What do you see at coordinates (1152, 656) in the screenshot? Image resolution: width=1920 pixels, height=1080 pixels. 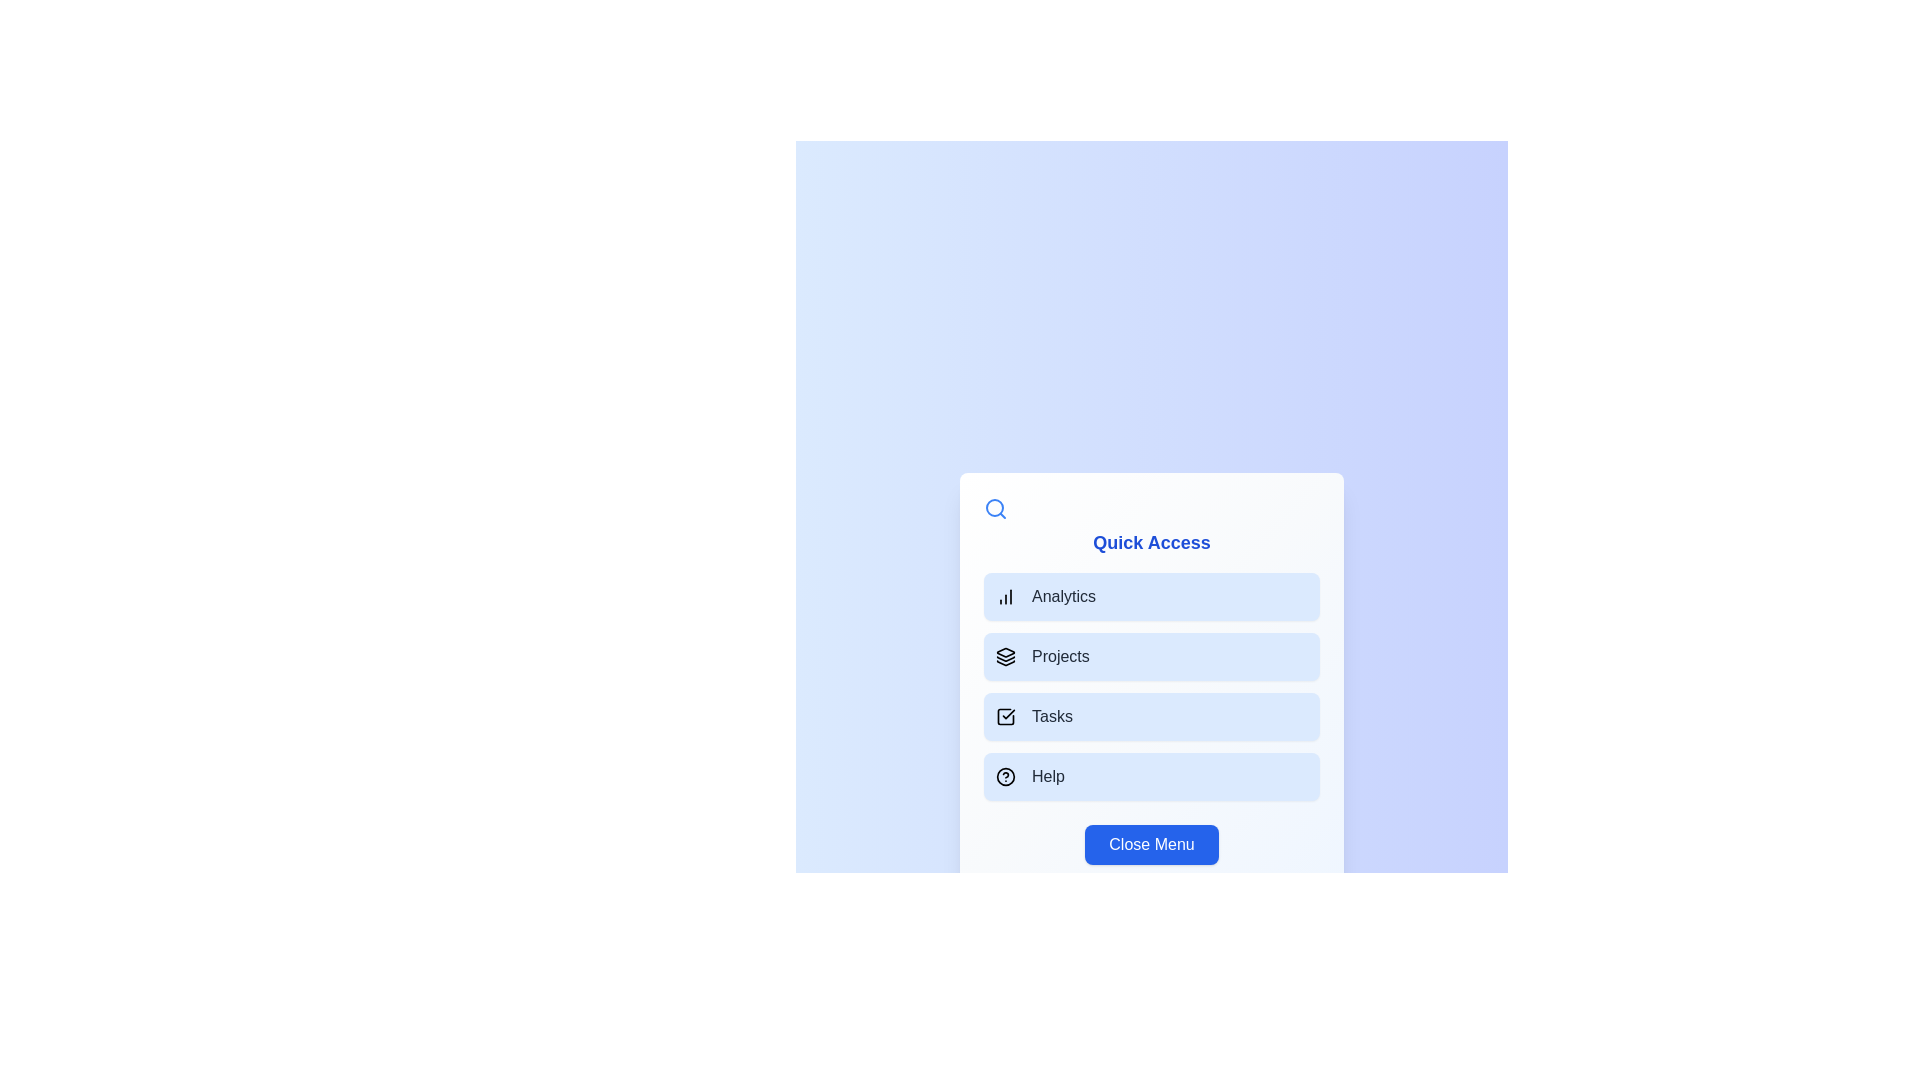 I see `the menu option Projects to navigate to its respective section` at bounding box center [1152, 656].